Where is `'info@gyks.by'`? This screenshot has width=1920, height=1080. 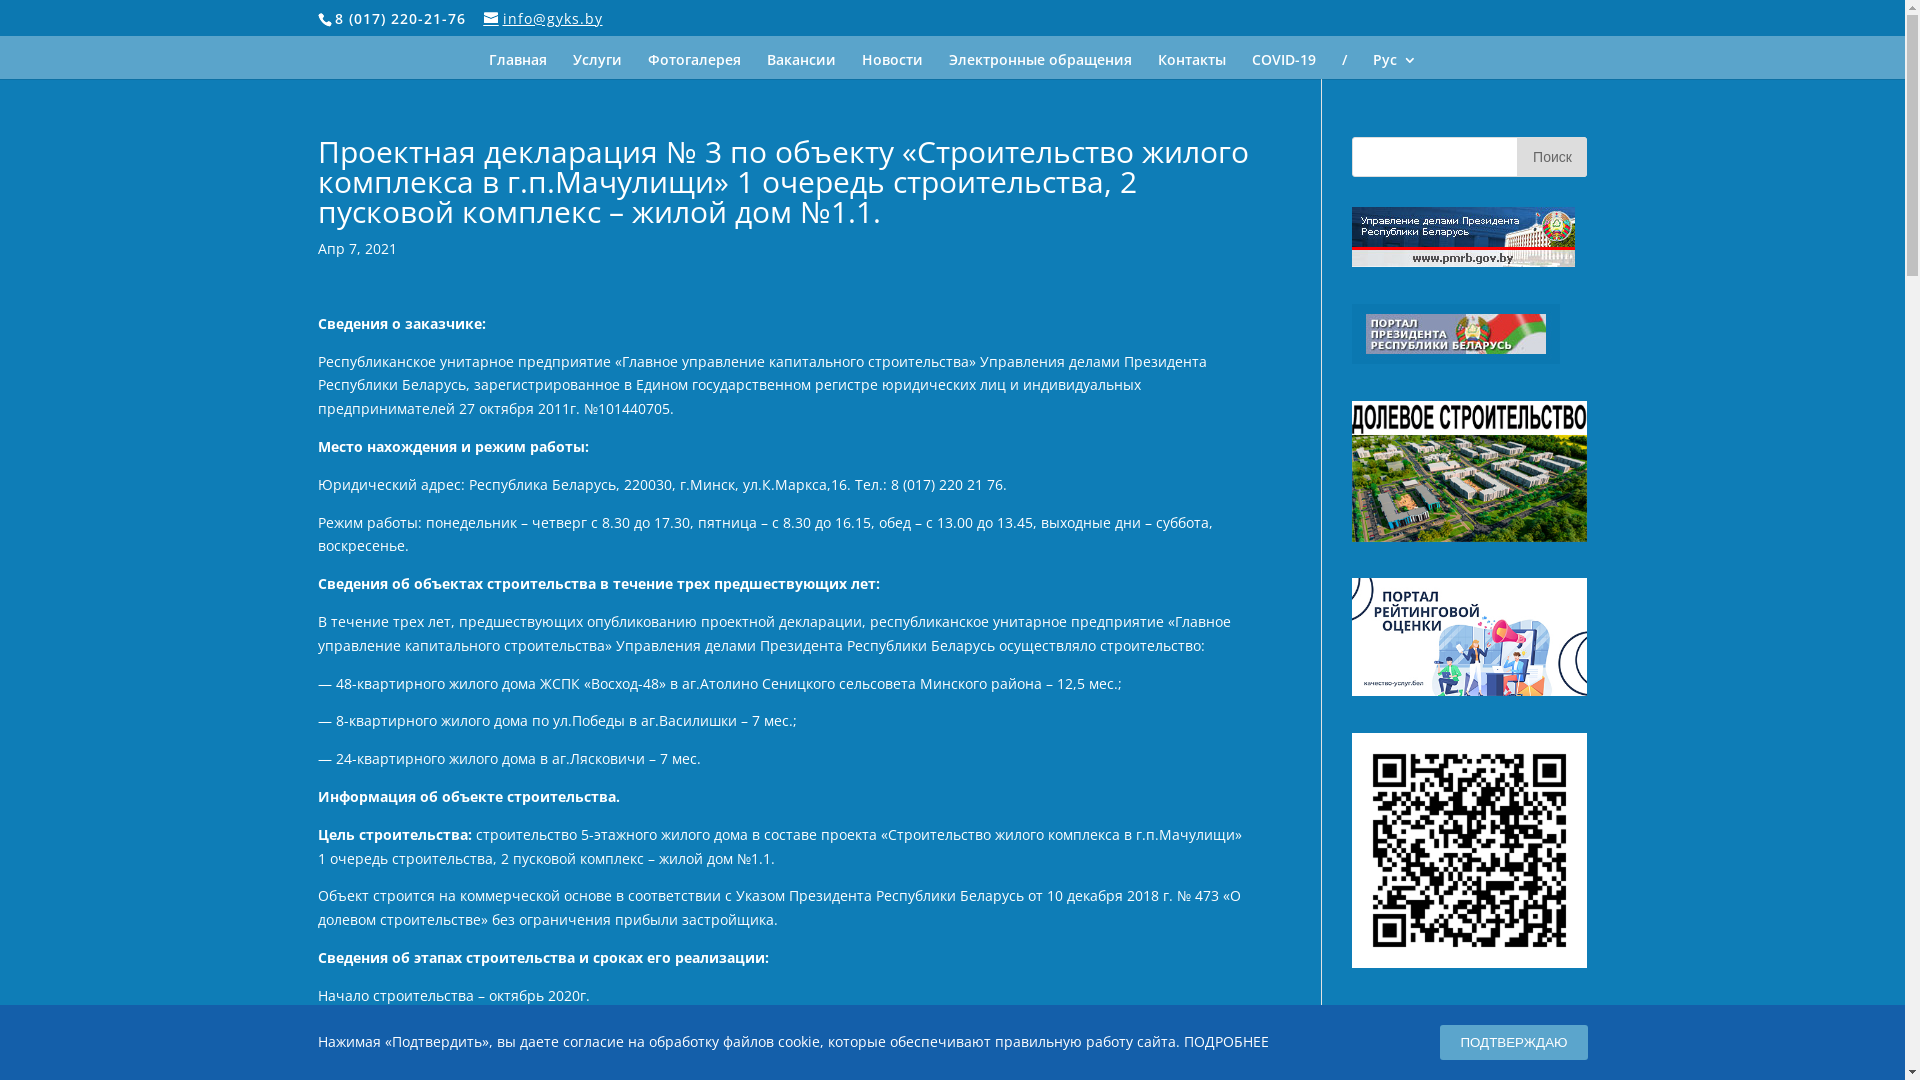
'info@gyks.by' is located at coordinates (484, 17).